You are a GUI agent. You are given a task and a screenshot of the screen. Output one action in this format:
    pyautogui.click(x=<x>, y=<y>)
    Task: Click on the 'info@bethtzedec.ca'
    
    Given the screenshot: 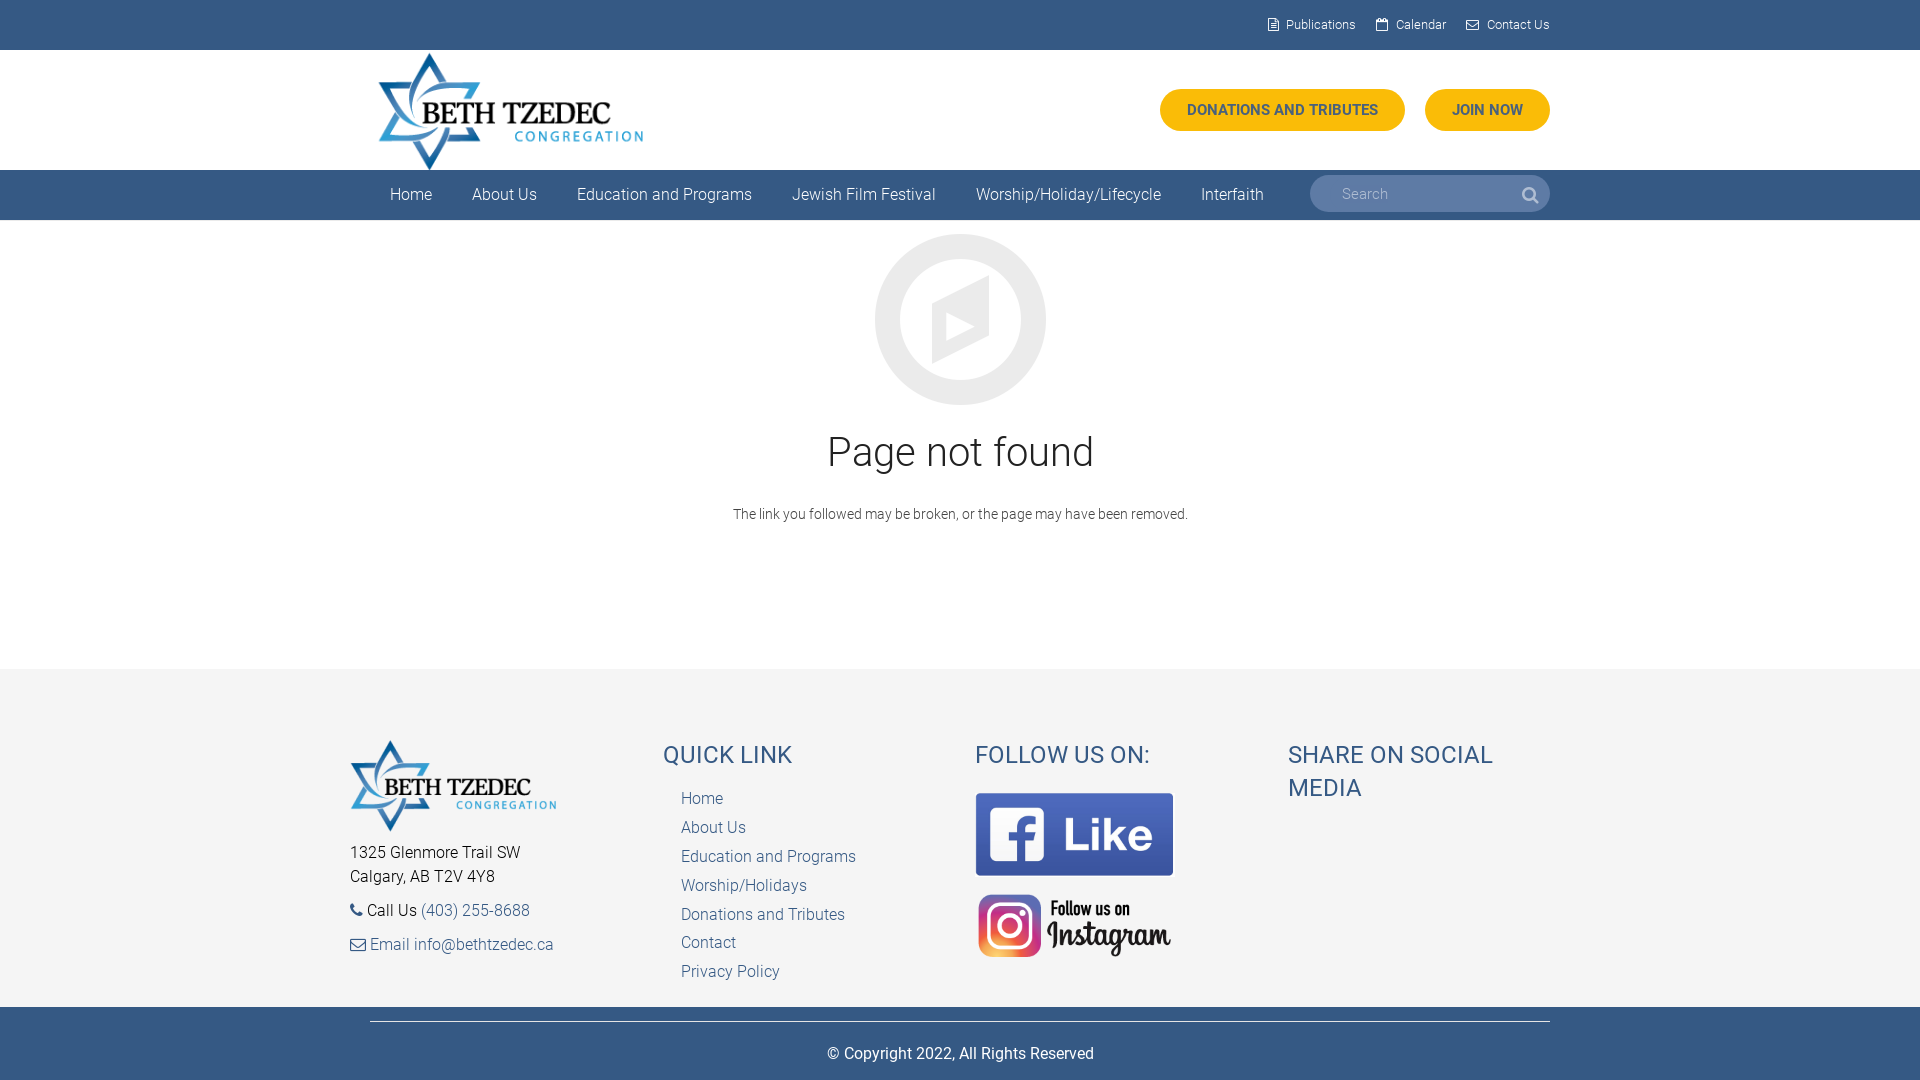 What is the action you would take?
    pyautogui.click(x=484, y=944)
    